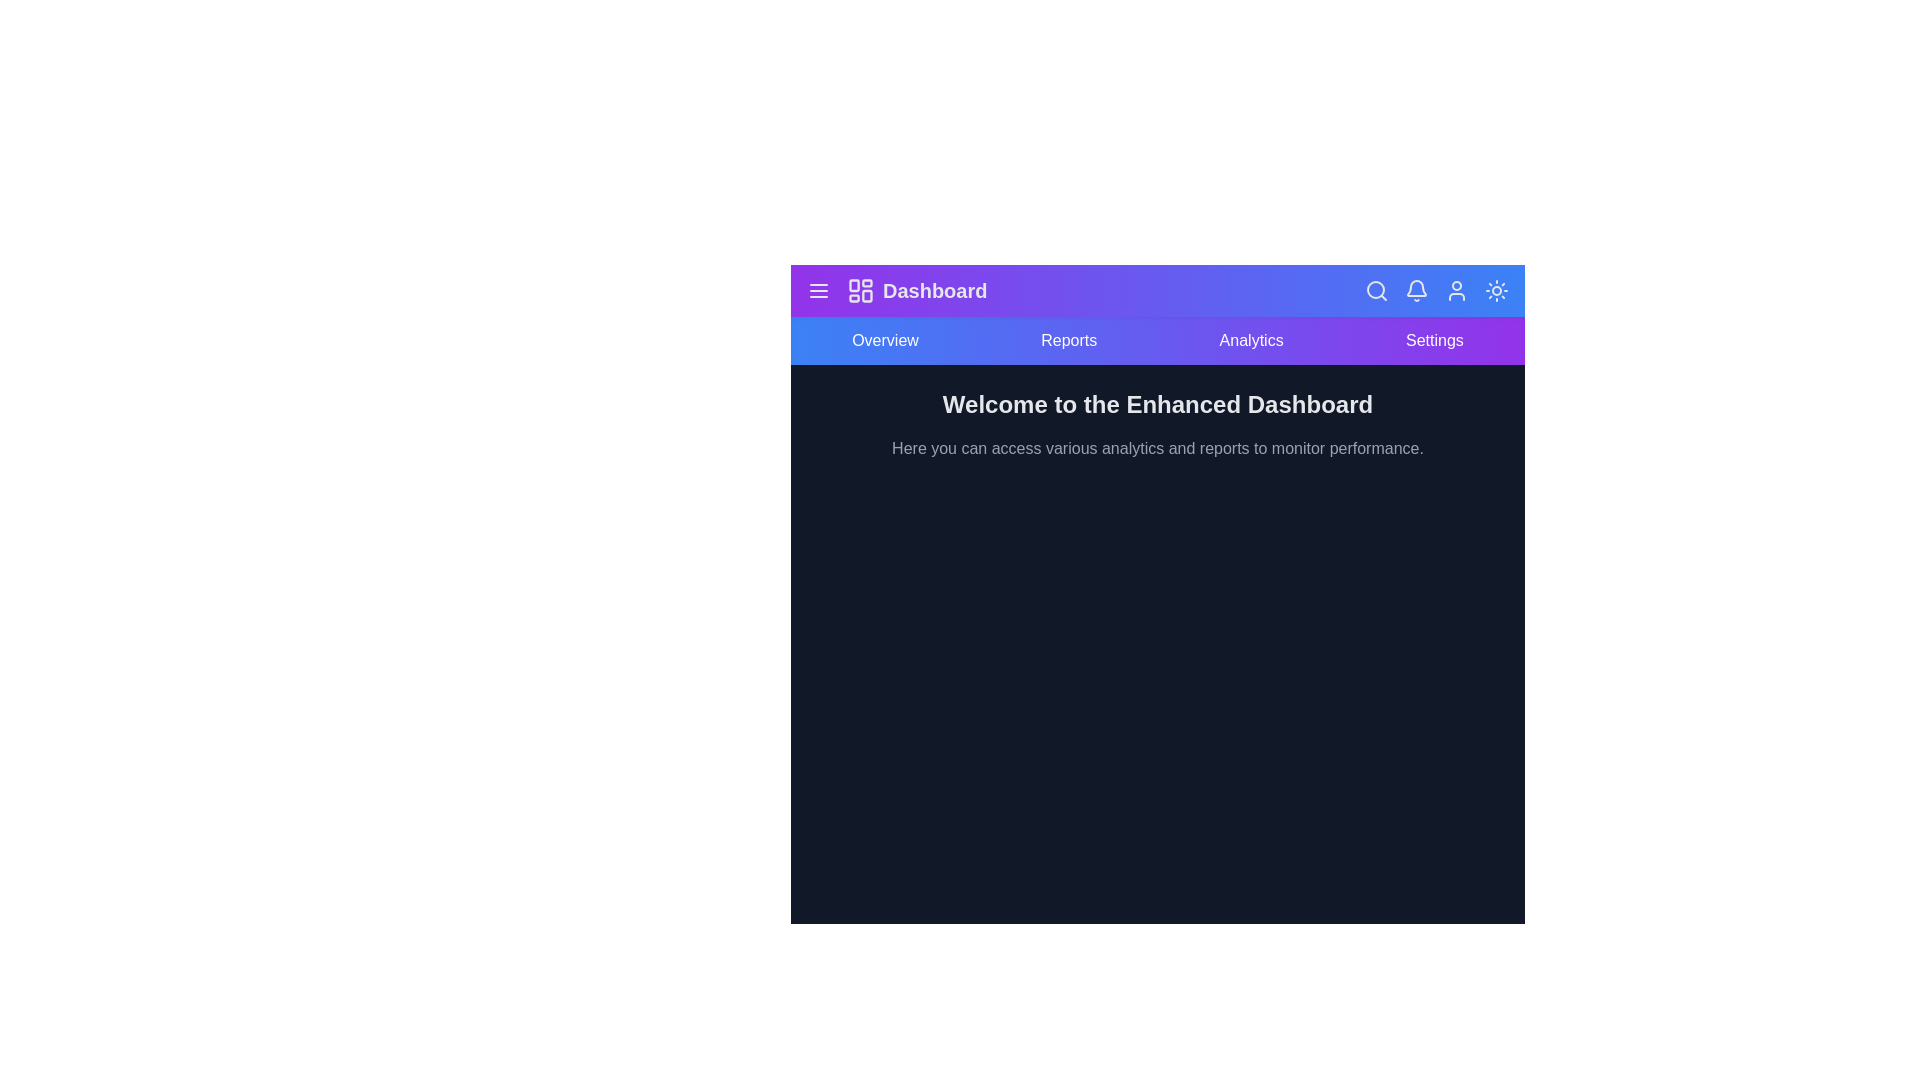  What do you see at coordinates (1497, 290) in the screenshot?
I see `the sun/moon button to toggle between dark and light modes` at bounding box center [1497, 290].